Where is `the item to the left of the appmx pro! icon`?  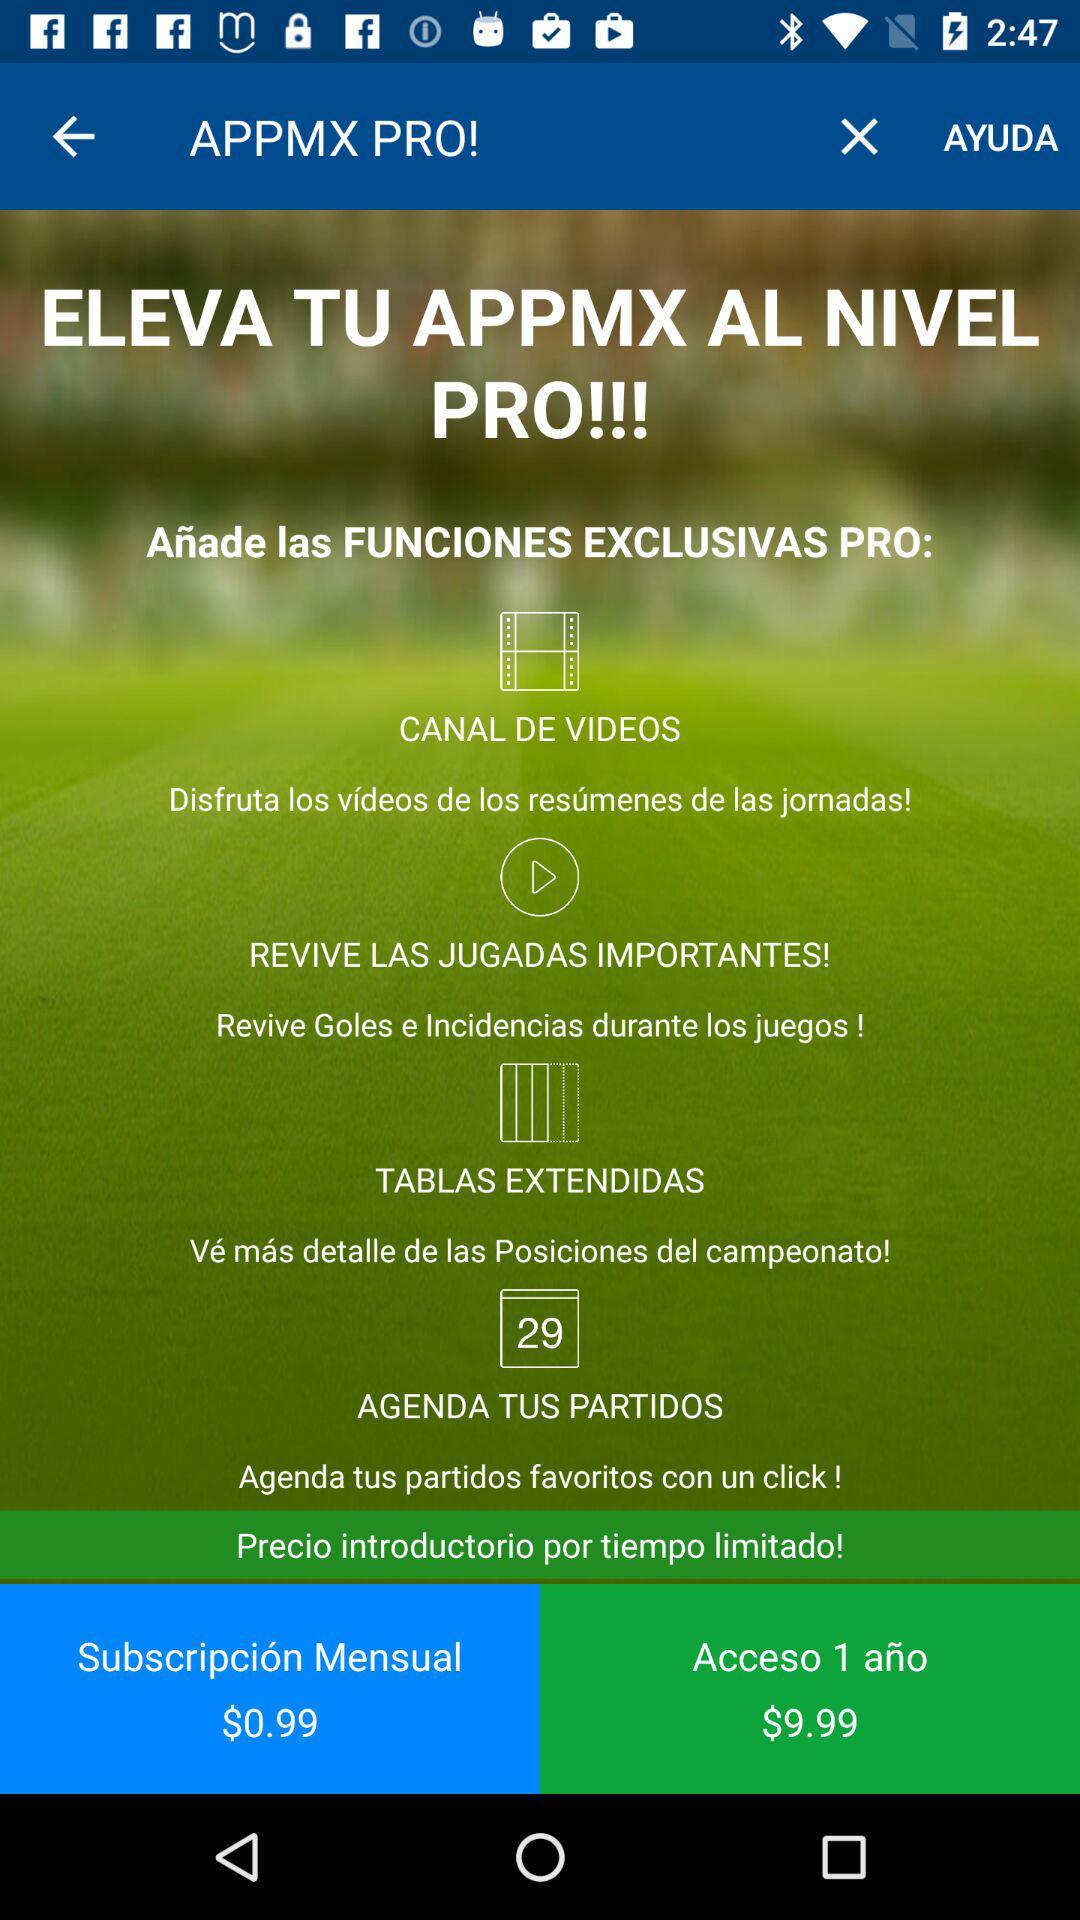 the item to the left of the appmx pro! icon is located at coordinates (72, 135).